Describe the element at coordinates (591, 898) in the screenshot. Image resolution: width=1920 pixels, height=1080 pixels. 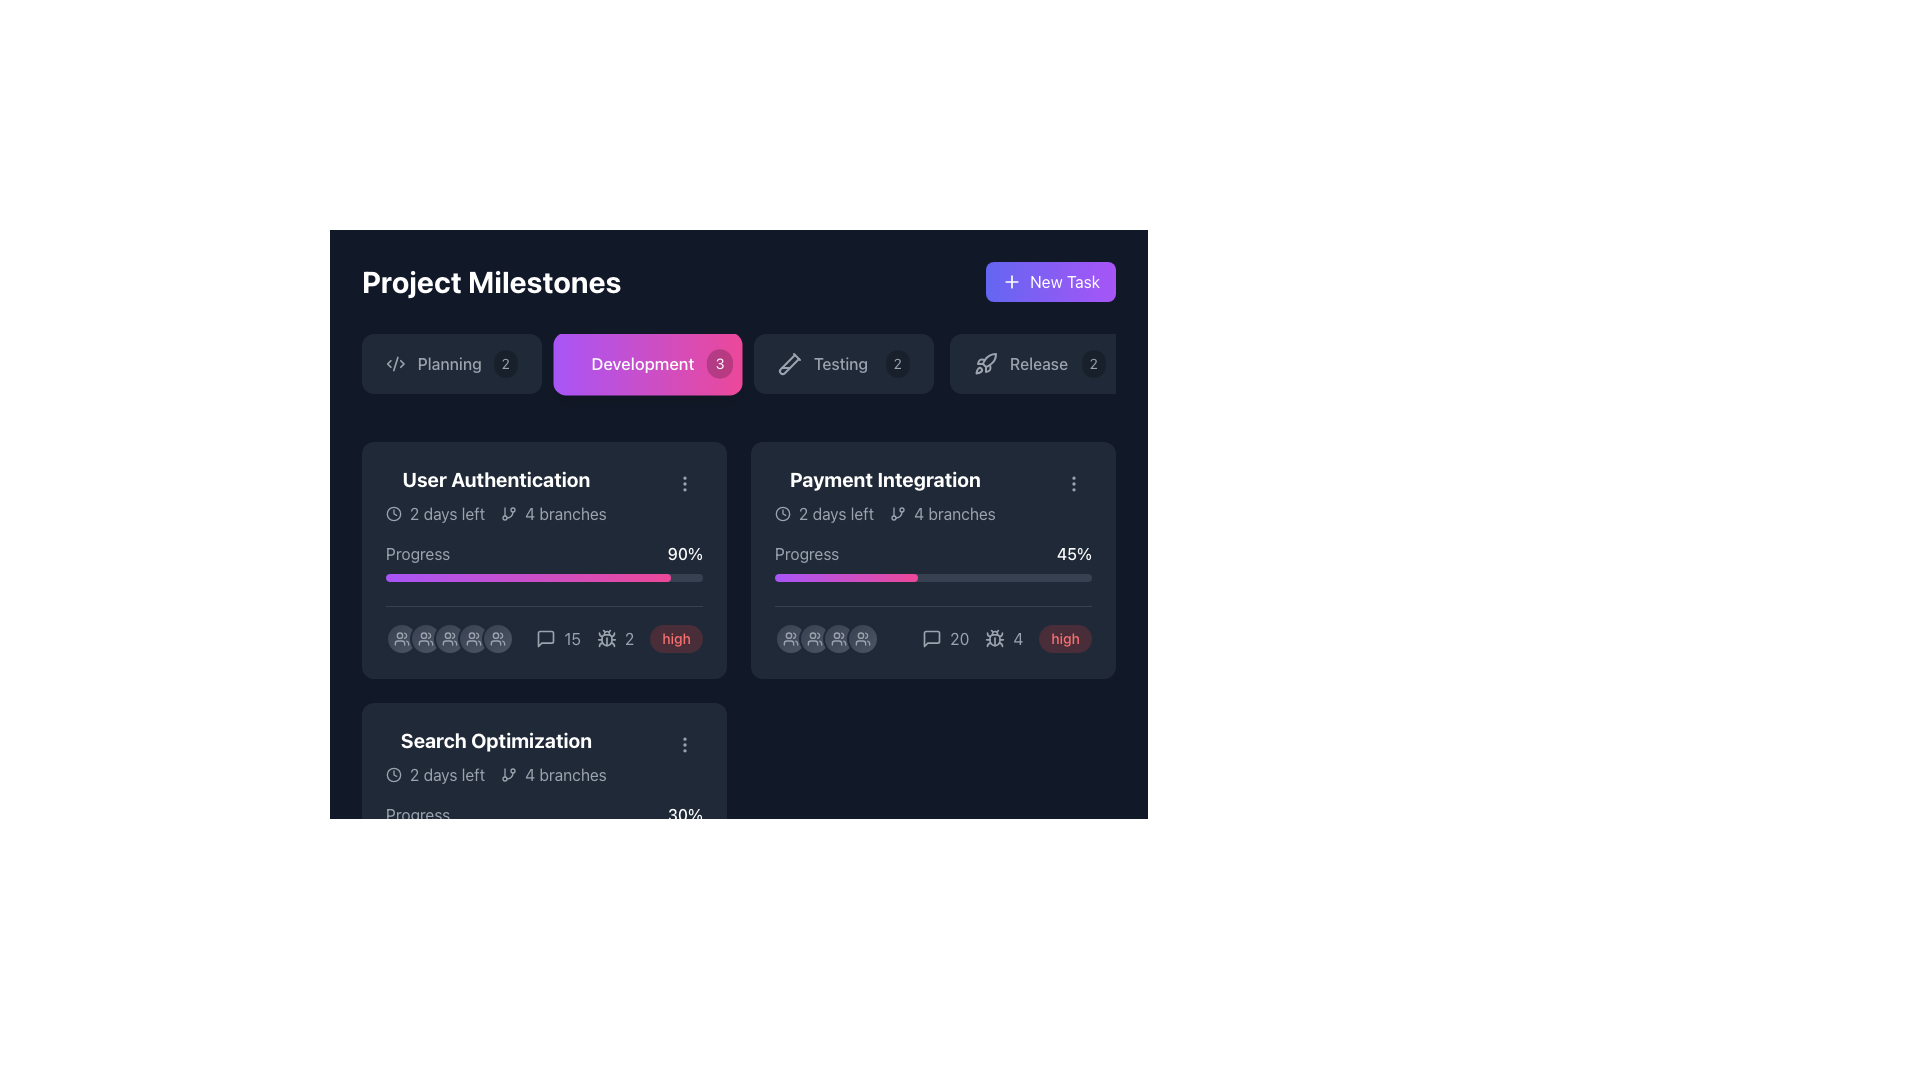
I see `value of the gray numeral '1' located in the horizontal flexbox layout beneath the 'Payment Integration' card` at that location.